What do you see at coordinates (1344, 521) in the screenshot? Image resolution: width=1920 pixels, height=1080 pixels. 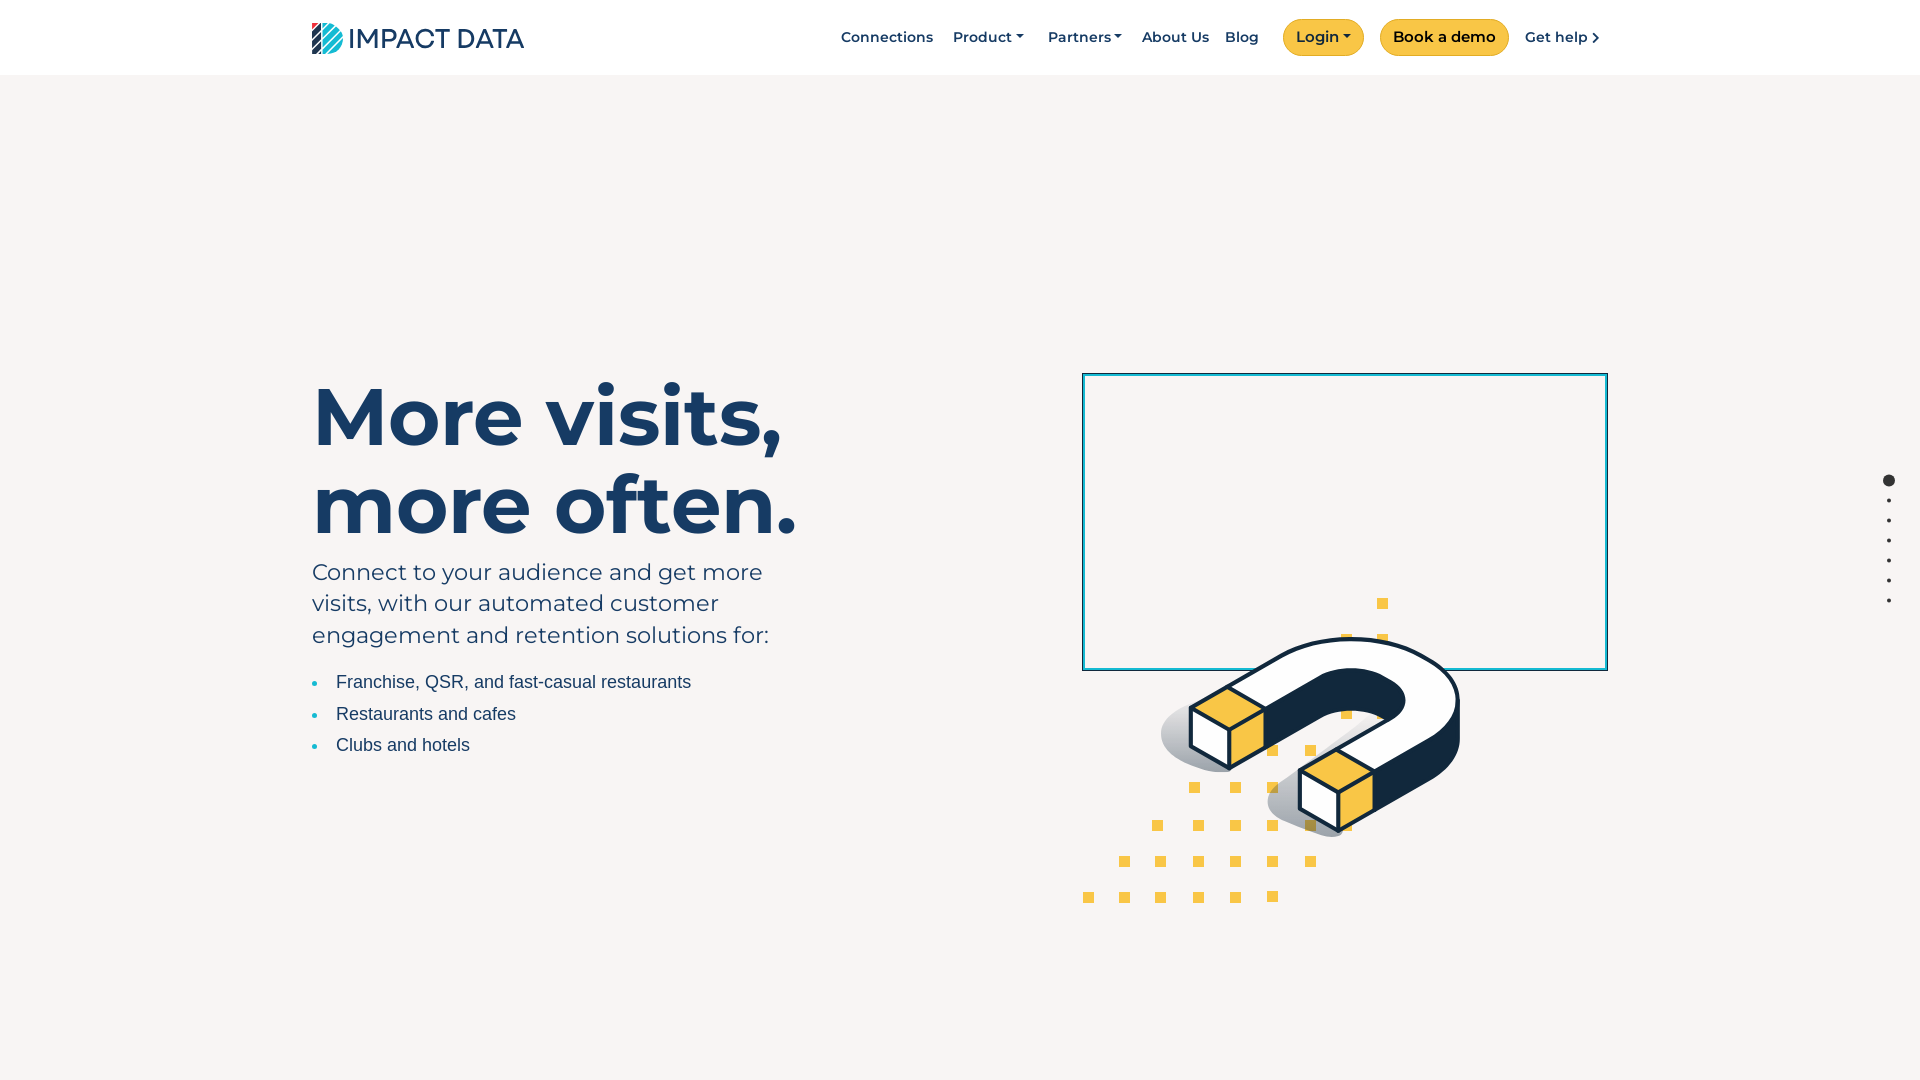 I see `'YouTube video player'` at bounding box center [1344, 521].